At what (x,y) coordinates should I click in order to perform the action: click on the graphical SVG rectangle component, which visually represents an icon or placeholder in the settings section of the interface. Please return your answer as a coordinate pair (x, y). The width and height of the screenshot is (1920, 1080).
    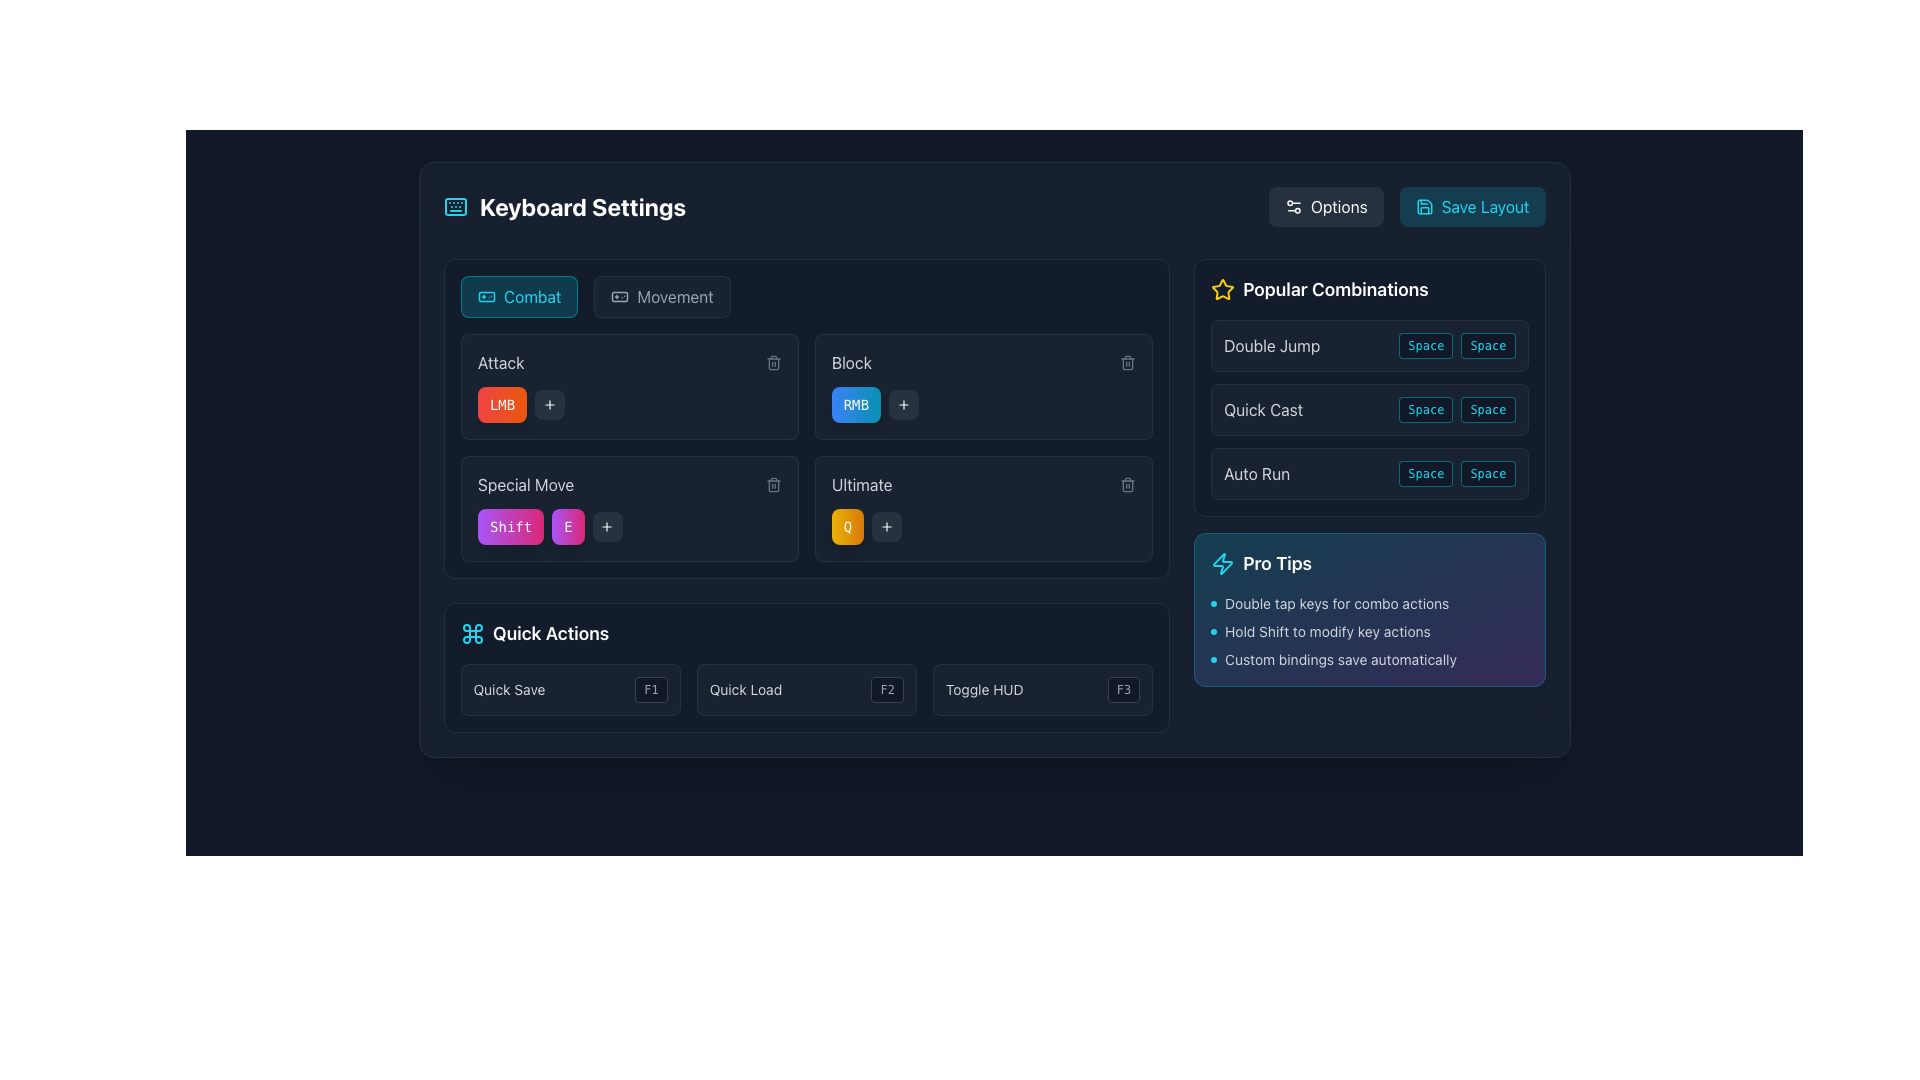
    Looking at the image, I should click on (486, 297).